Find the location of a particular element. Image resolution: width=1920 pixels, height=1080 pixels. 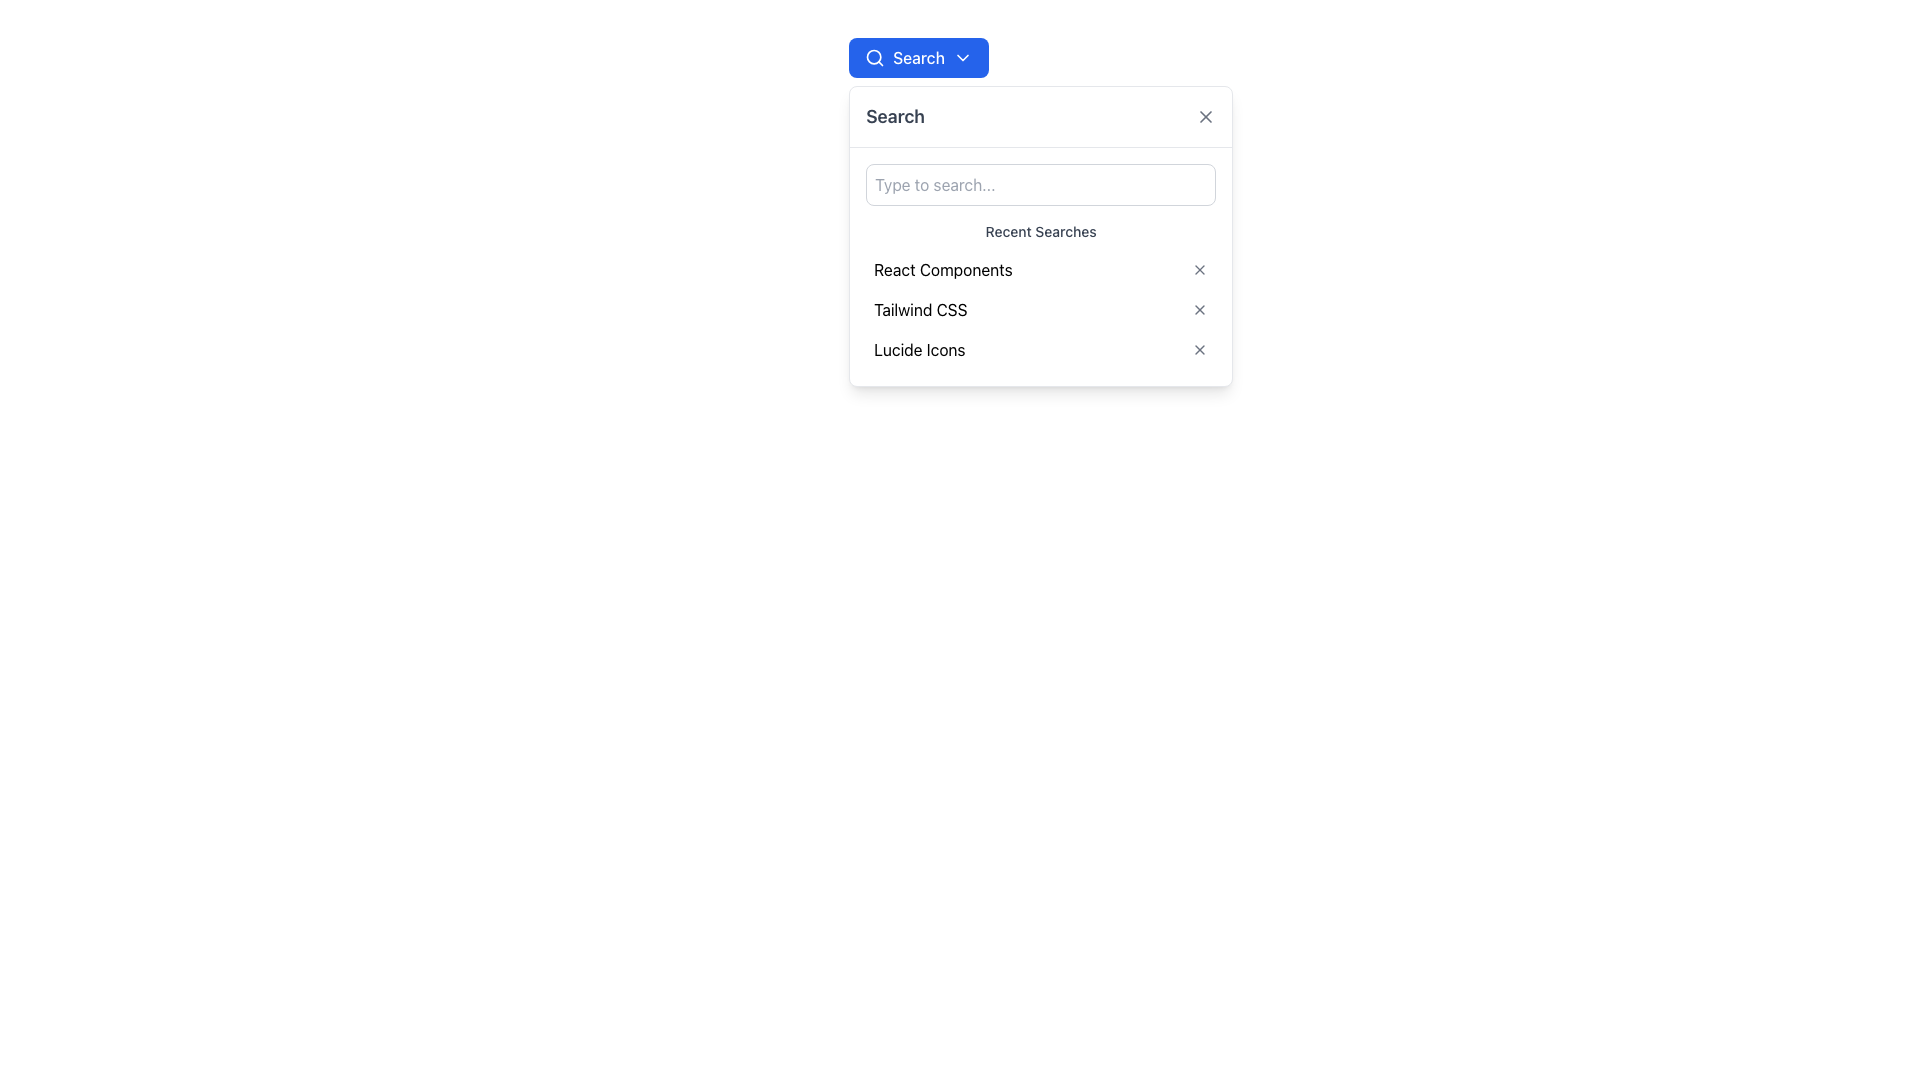

the 'X' icon button is located at coordinates (1200, 349).